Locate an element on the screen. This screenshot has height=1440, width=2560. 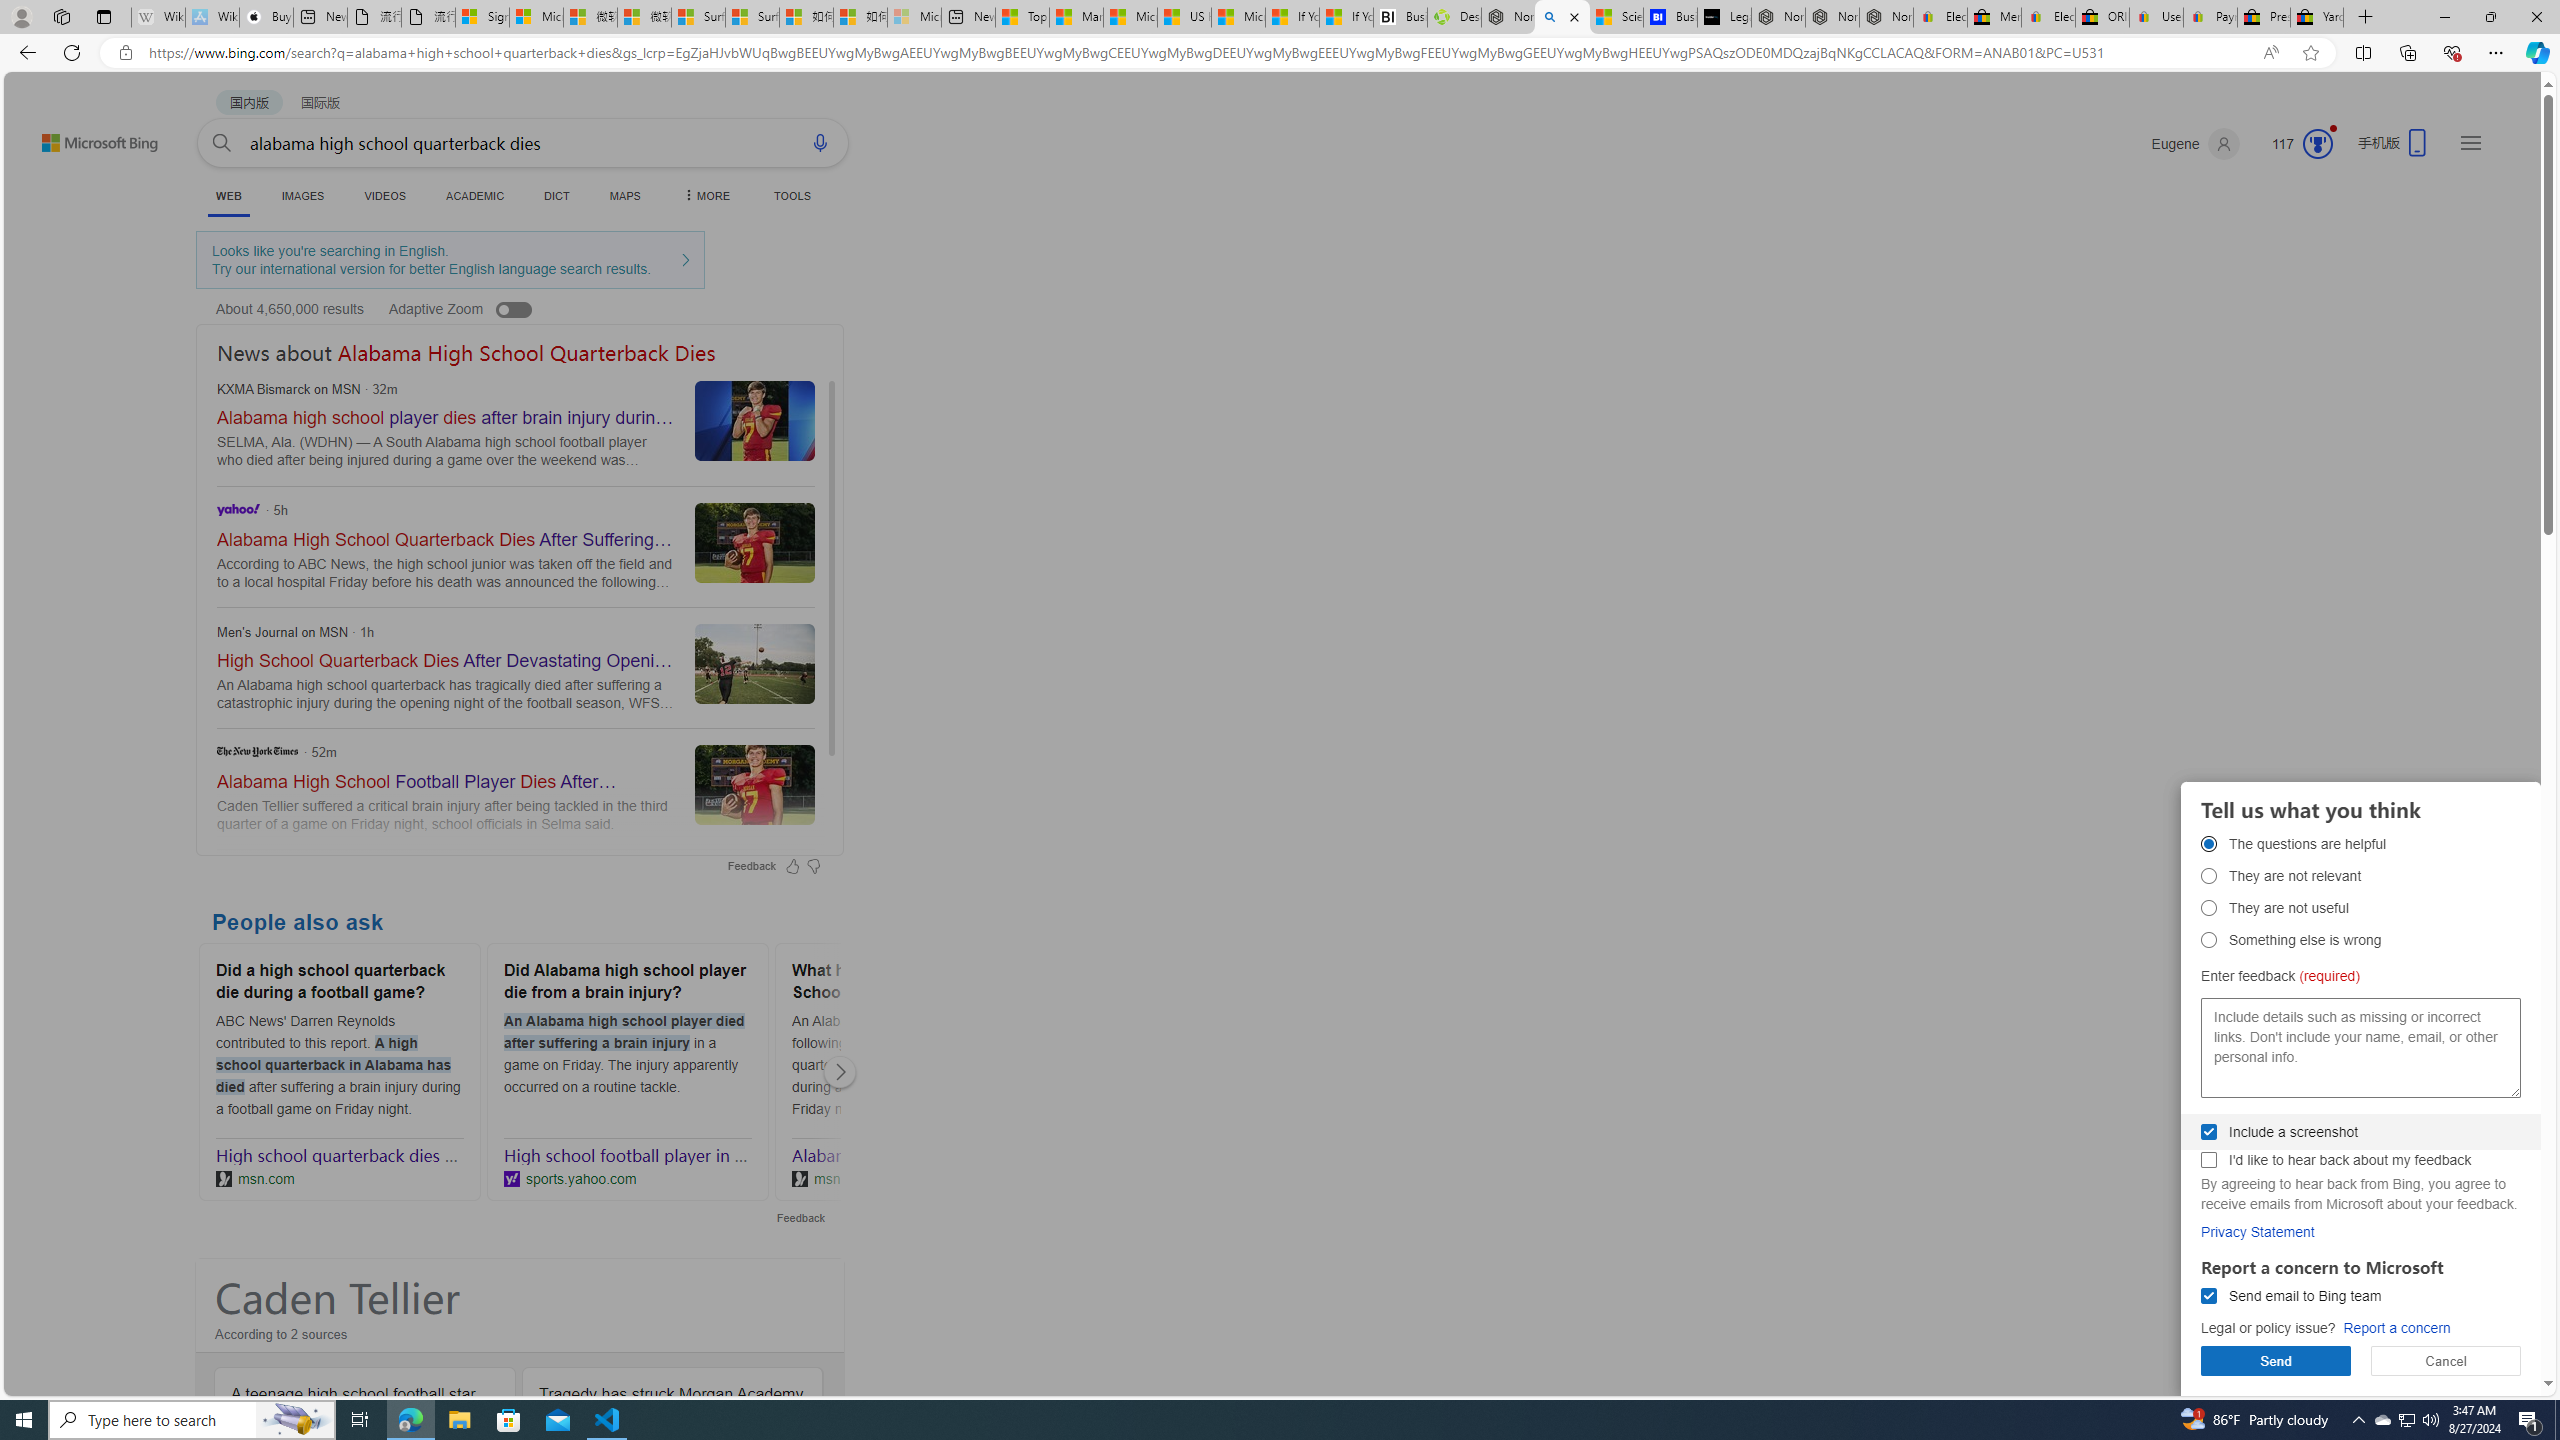
'Send email to Bing team Send email to Bing team' is located at coordinates (2209, 1295).